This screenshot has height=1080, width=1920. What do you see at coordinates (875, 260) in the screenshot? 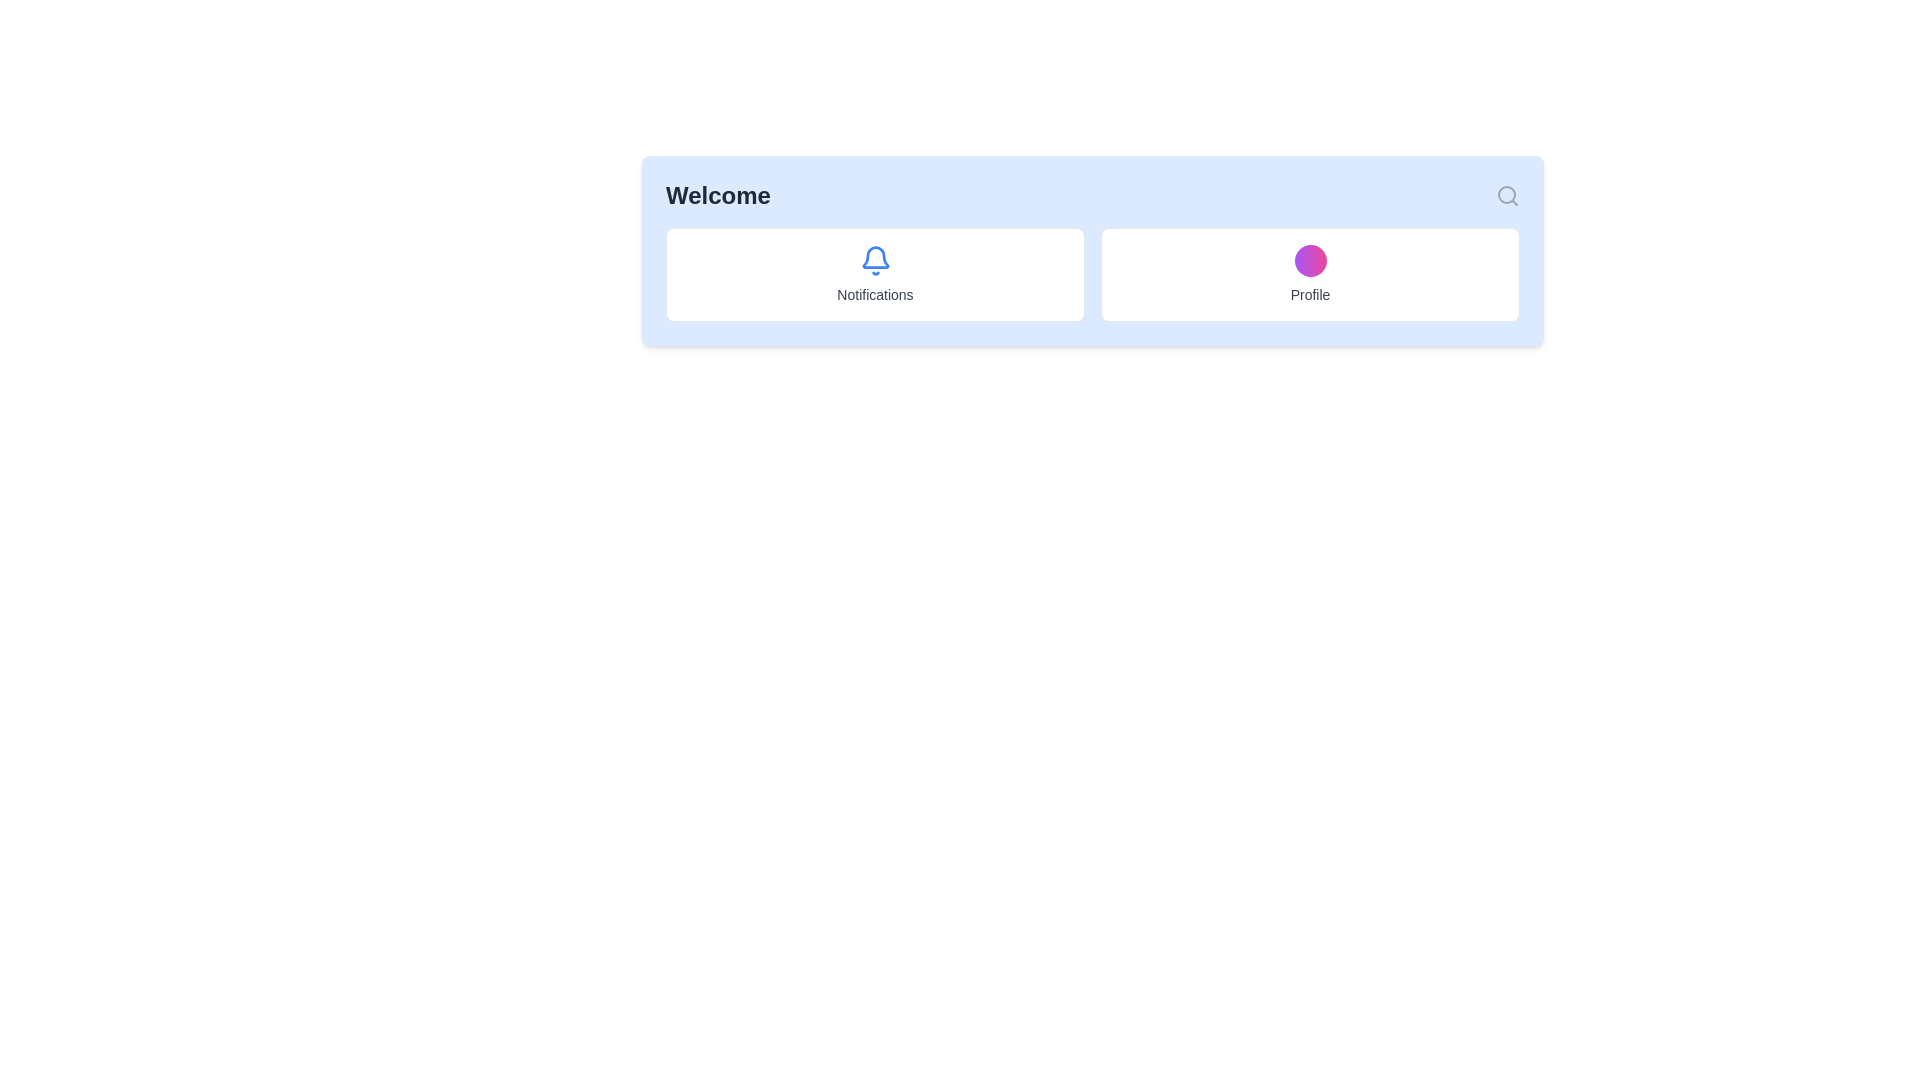
I see `the vivid blue bell-shaped icon located at the top section of the 'Notifications' card` at bounding box center [875, 260].